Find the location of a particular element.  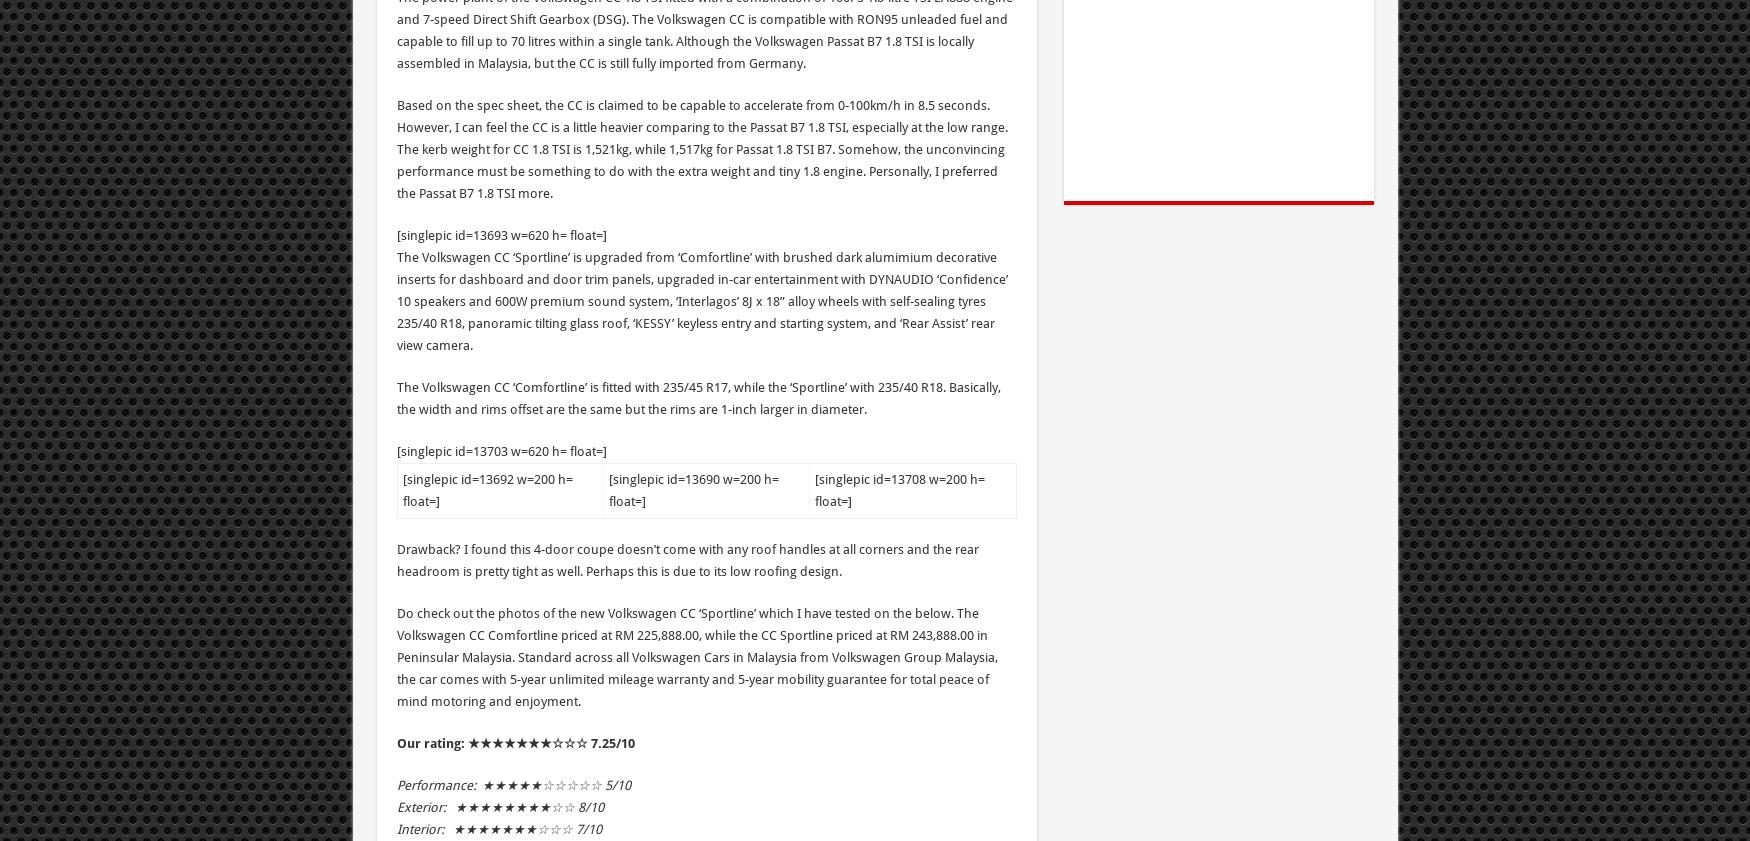

'Our rating:' is located at coordinates (430, 742).